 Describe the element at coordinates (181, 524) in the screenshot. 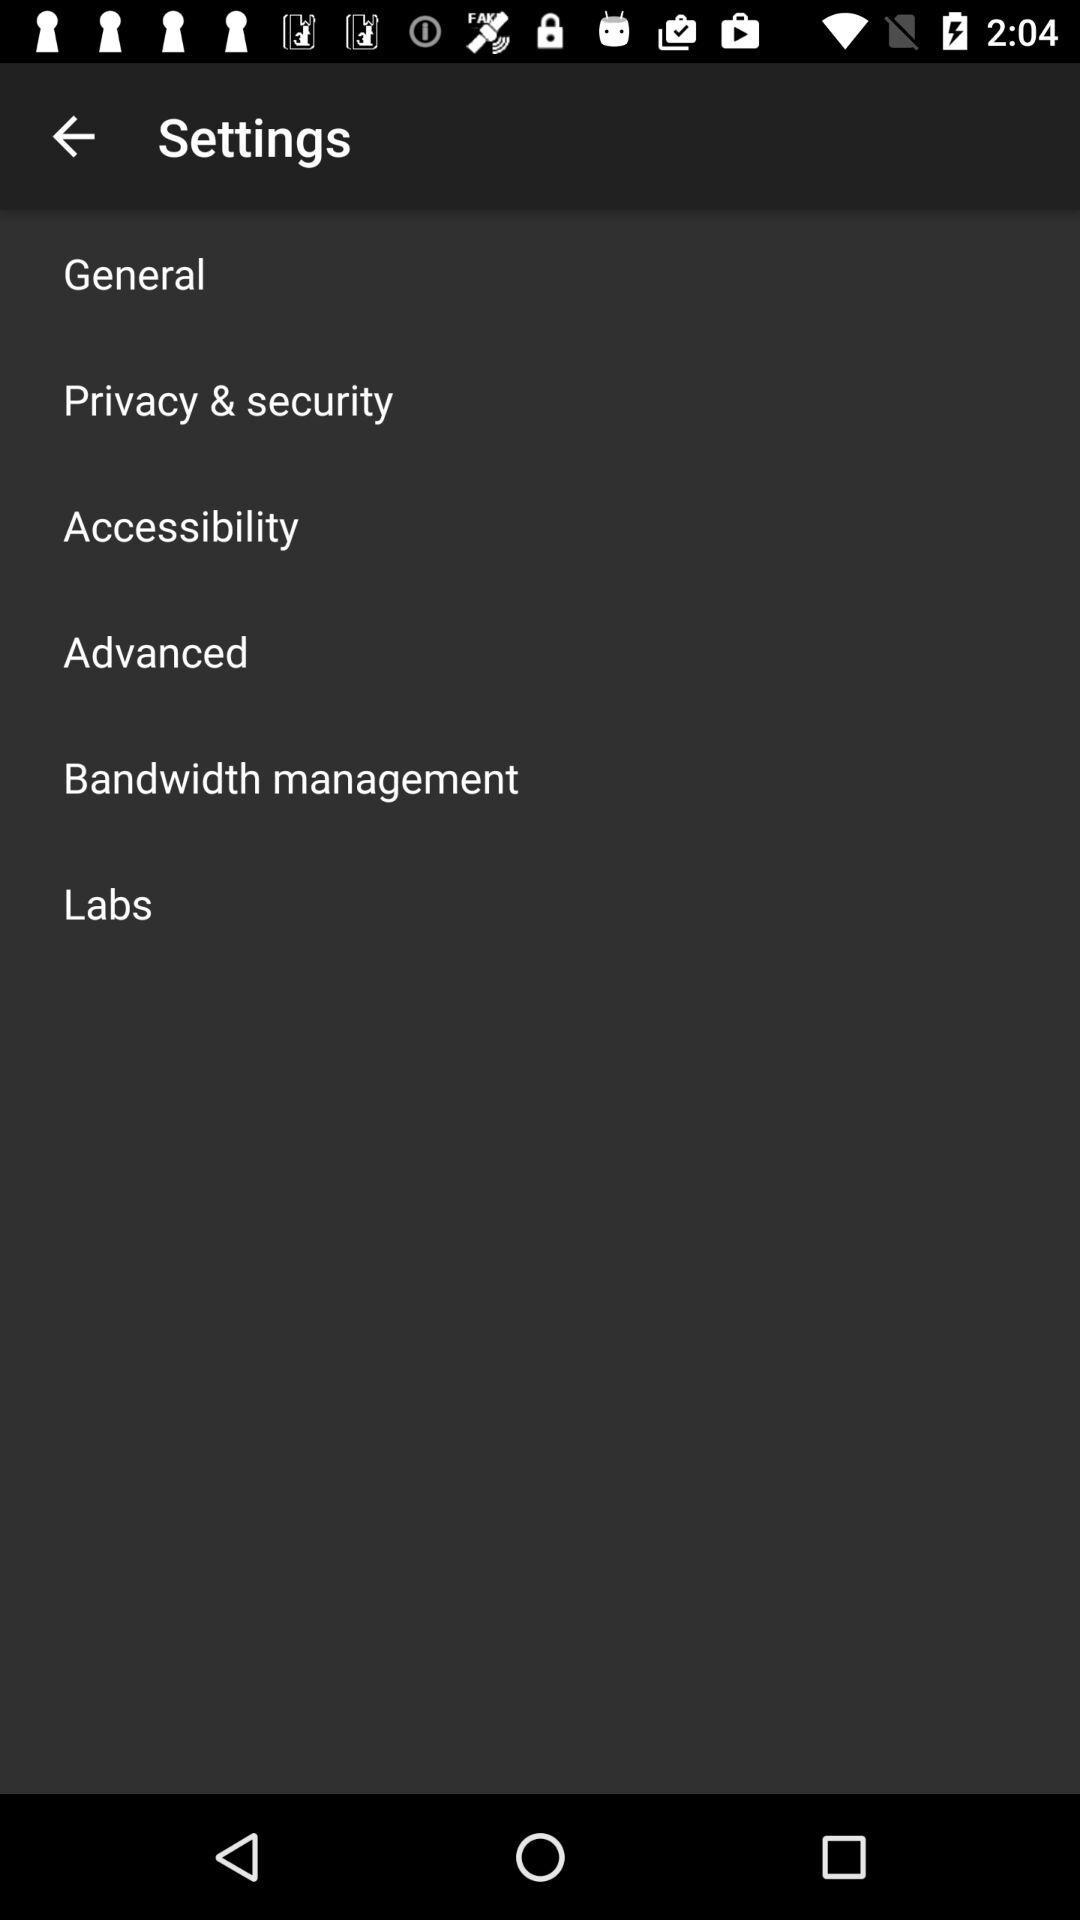

I see `the app below privacy & security app` at that location.